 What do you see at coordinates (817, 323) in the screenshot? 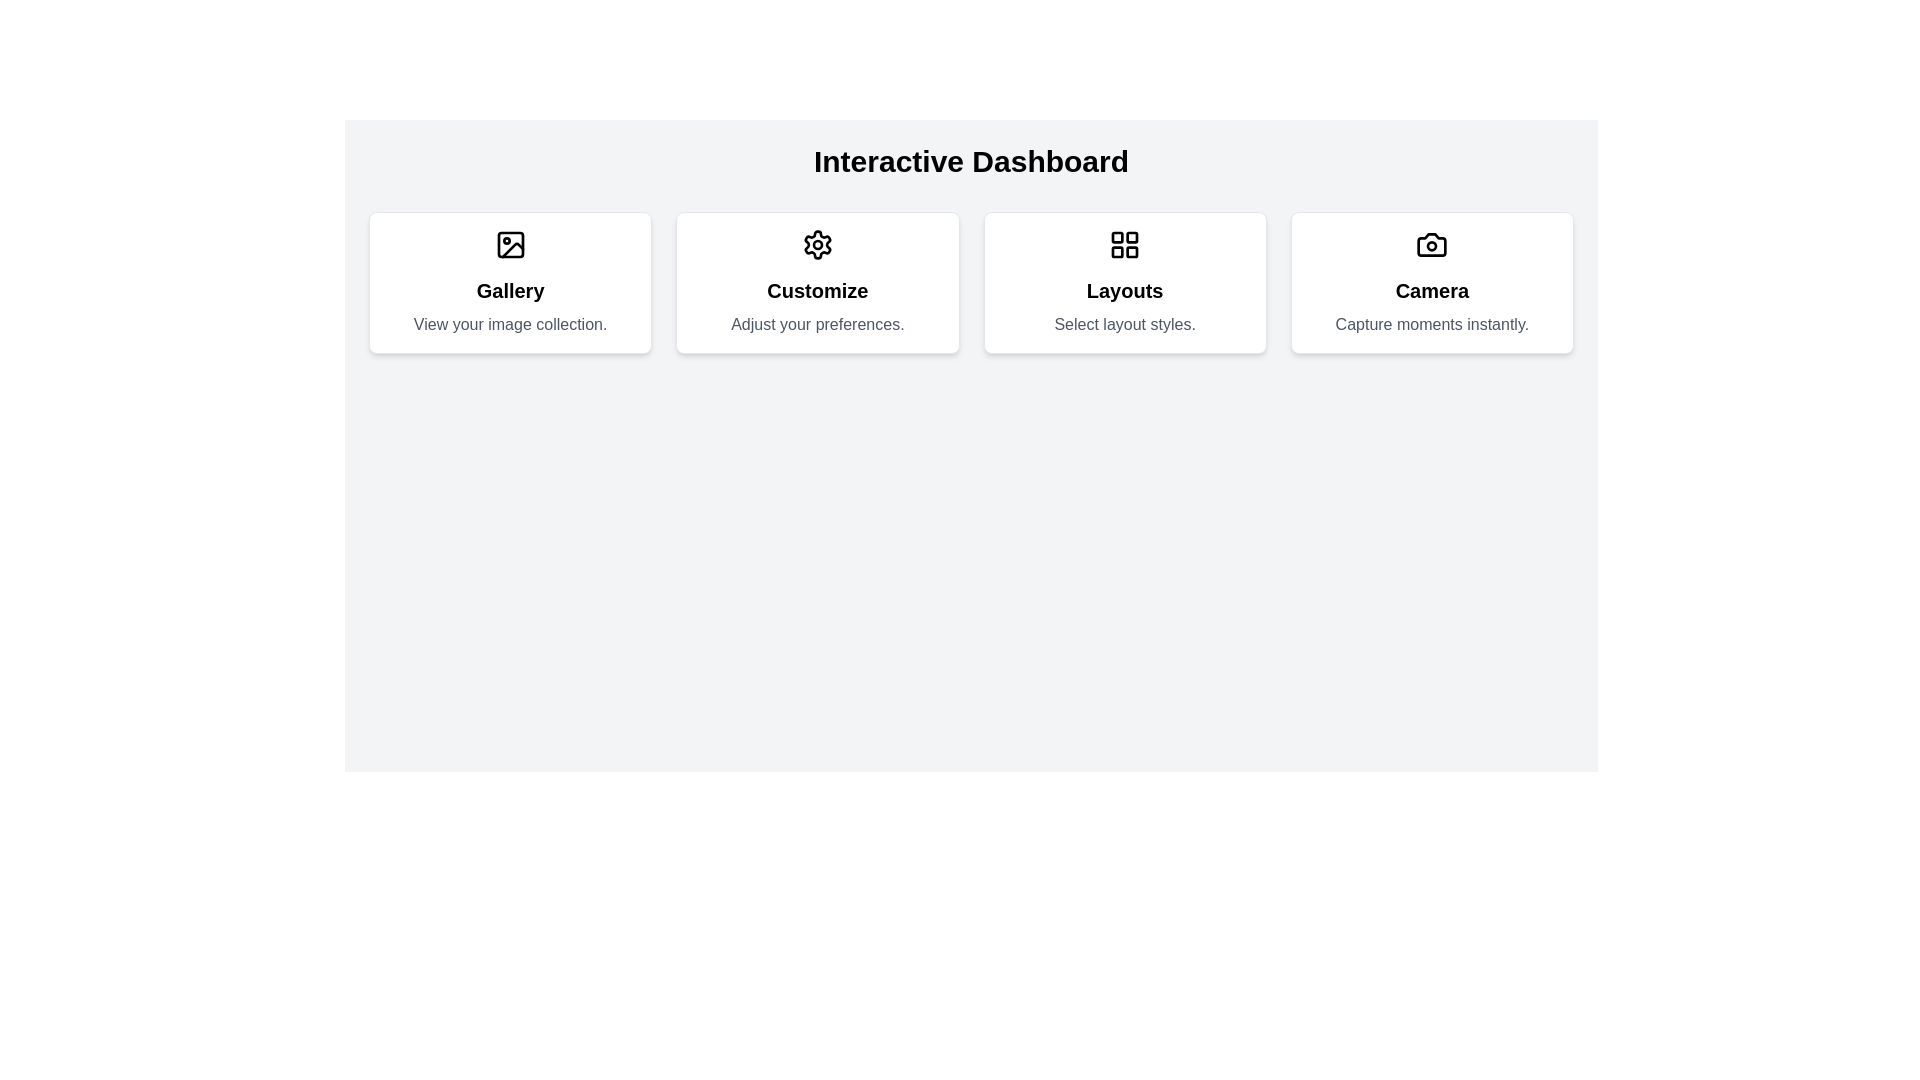
I see `supplementary text label that provides context for the 'Customize' section, located beneath the 'Customize' text in the second card of a horizontal grid layout` at bounding box center [817, 323].